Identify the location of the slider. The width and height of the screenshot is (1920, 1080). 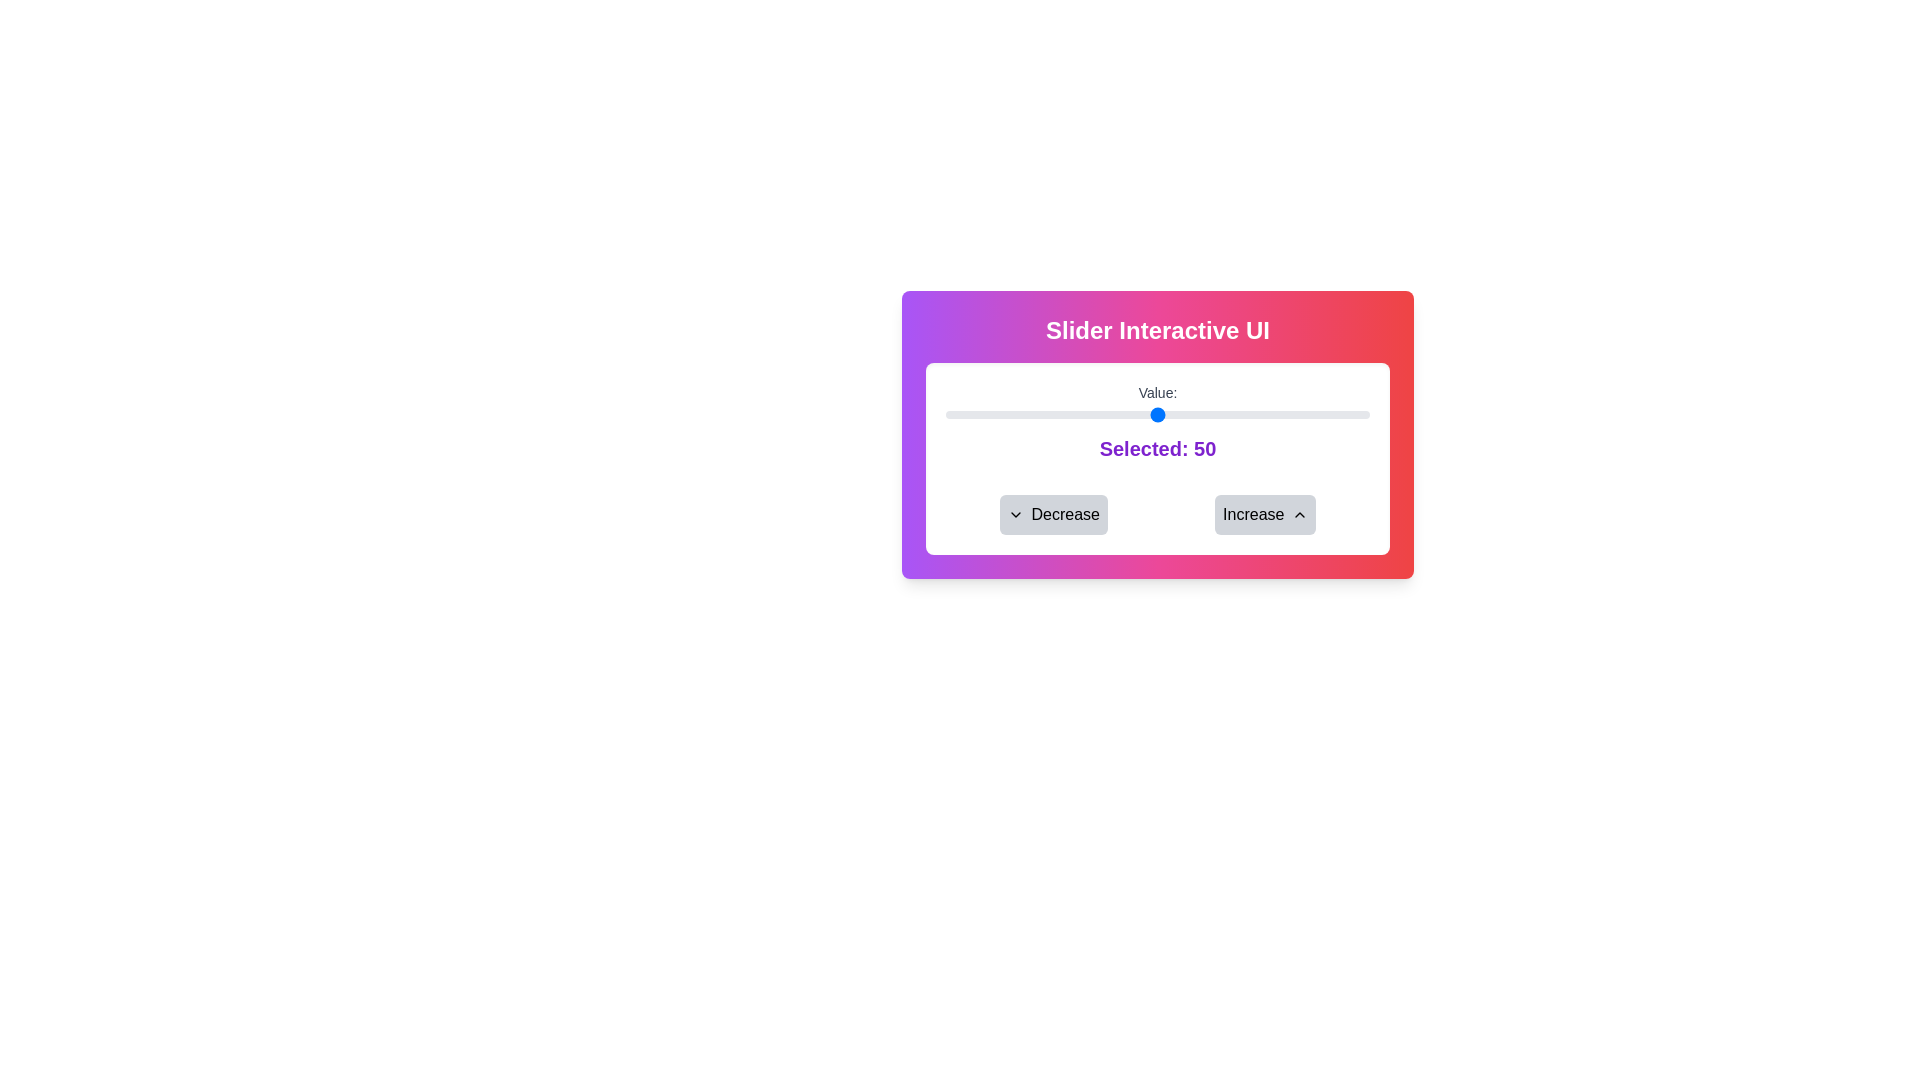
(988, 414).